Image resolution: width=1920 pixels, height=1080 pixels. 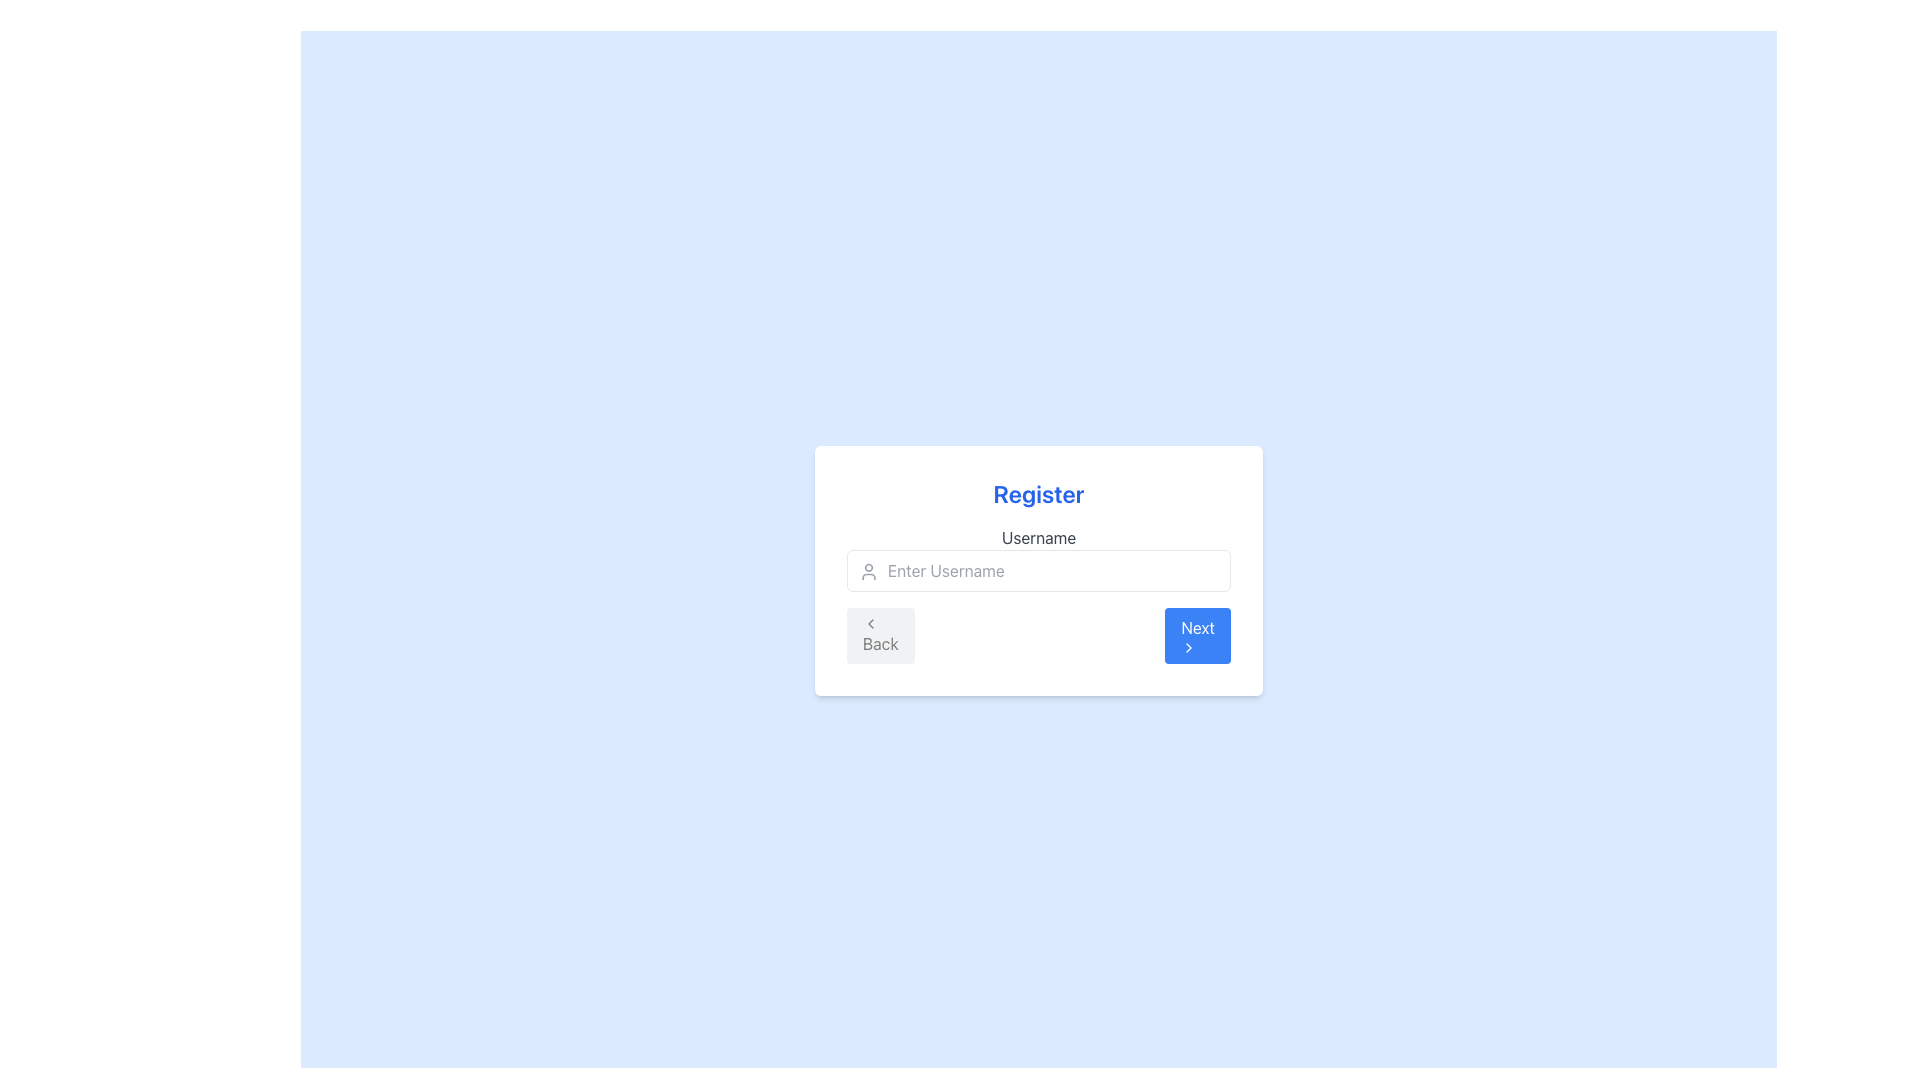 What do you see at coordinates (870, 623) in the screenshot?
I see `the vector graphic icon located to the left of the 'Back' text in the button at the bottom left section of the registration form` at bounding box center [870, 623].